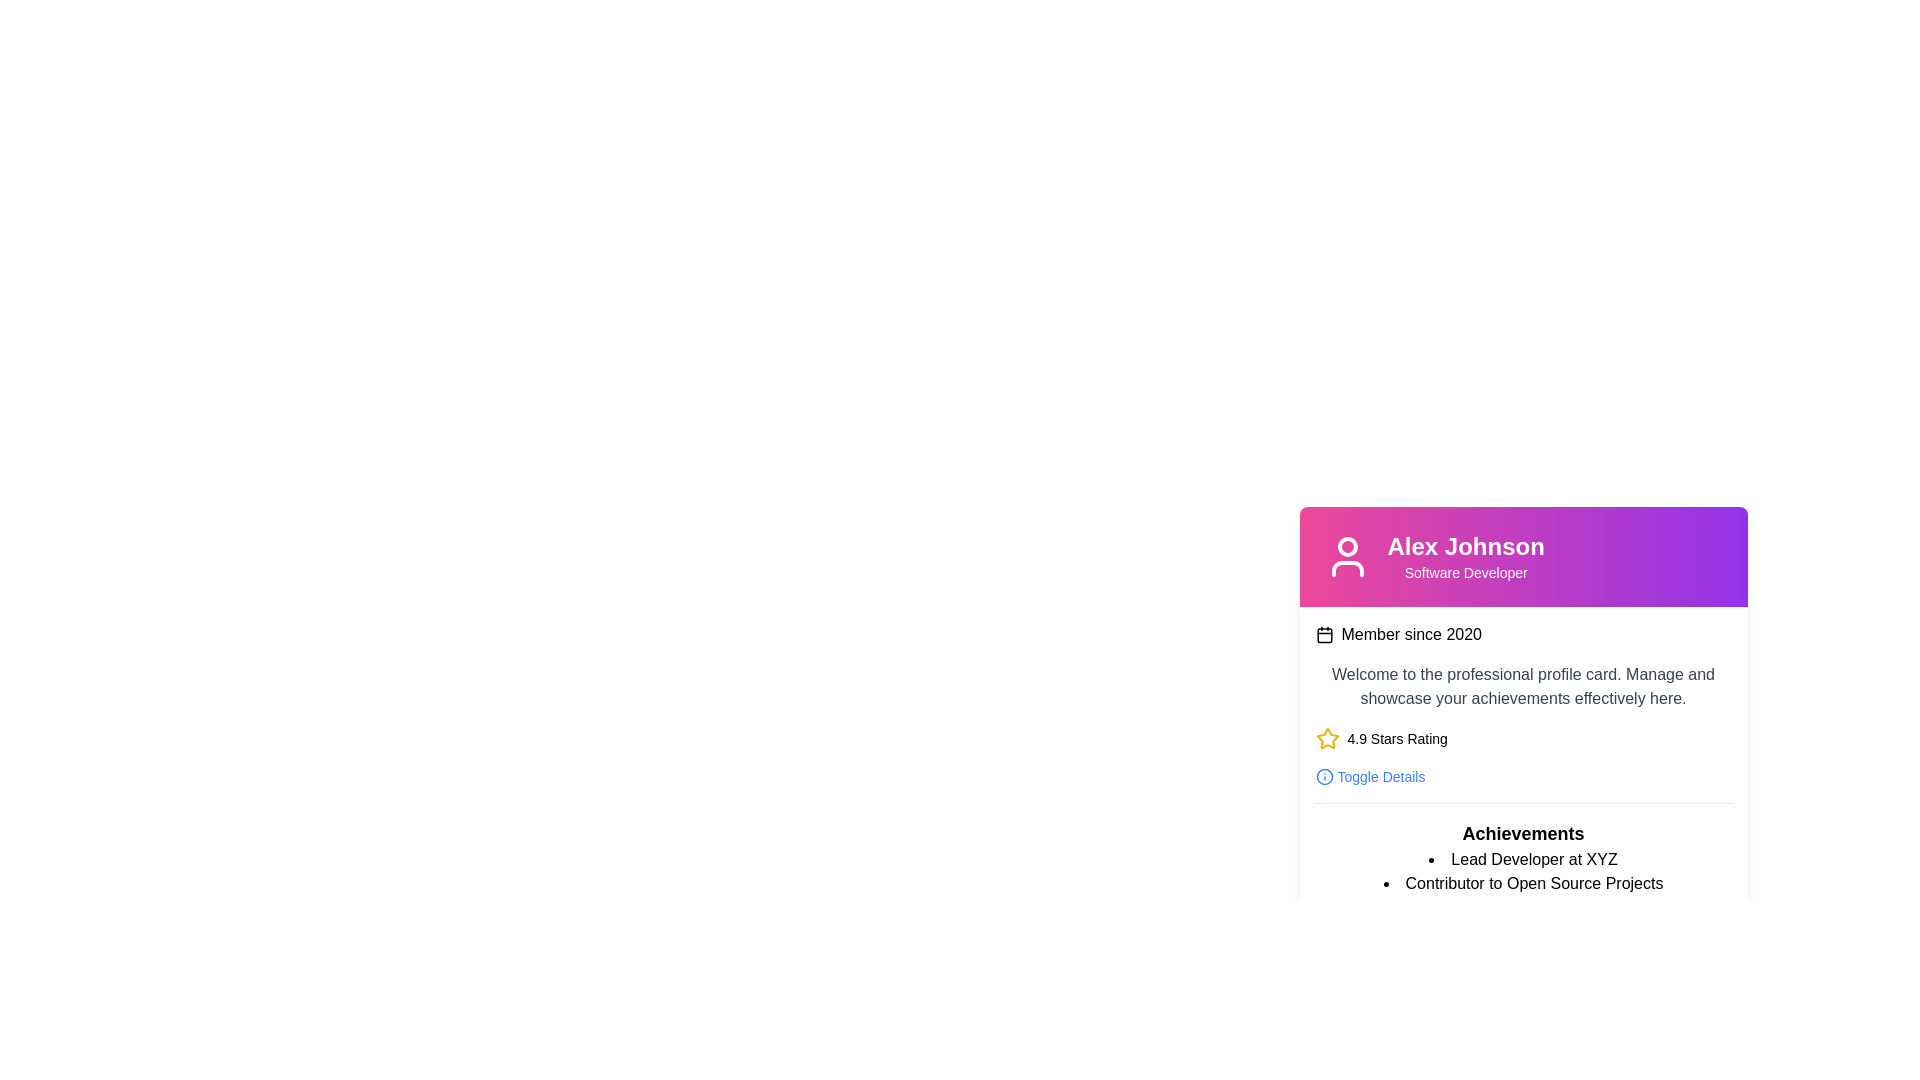 Image resolution: width=1920 pixels, height=1080 pixels. Describe the element at coordinates (1522, 971) in the screenshot. I see `the contact initiation button located at the bottom-right corner of the user actions section beneath the 'Achievements' list to initiate contact with the profile owner` at that location.